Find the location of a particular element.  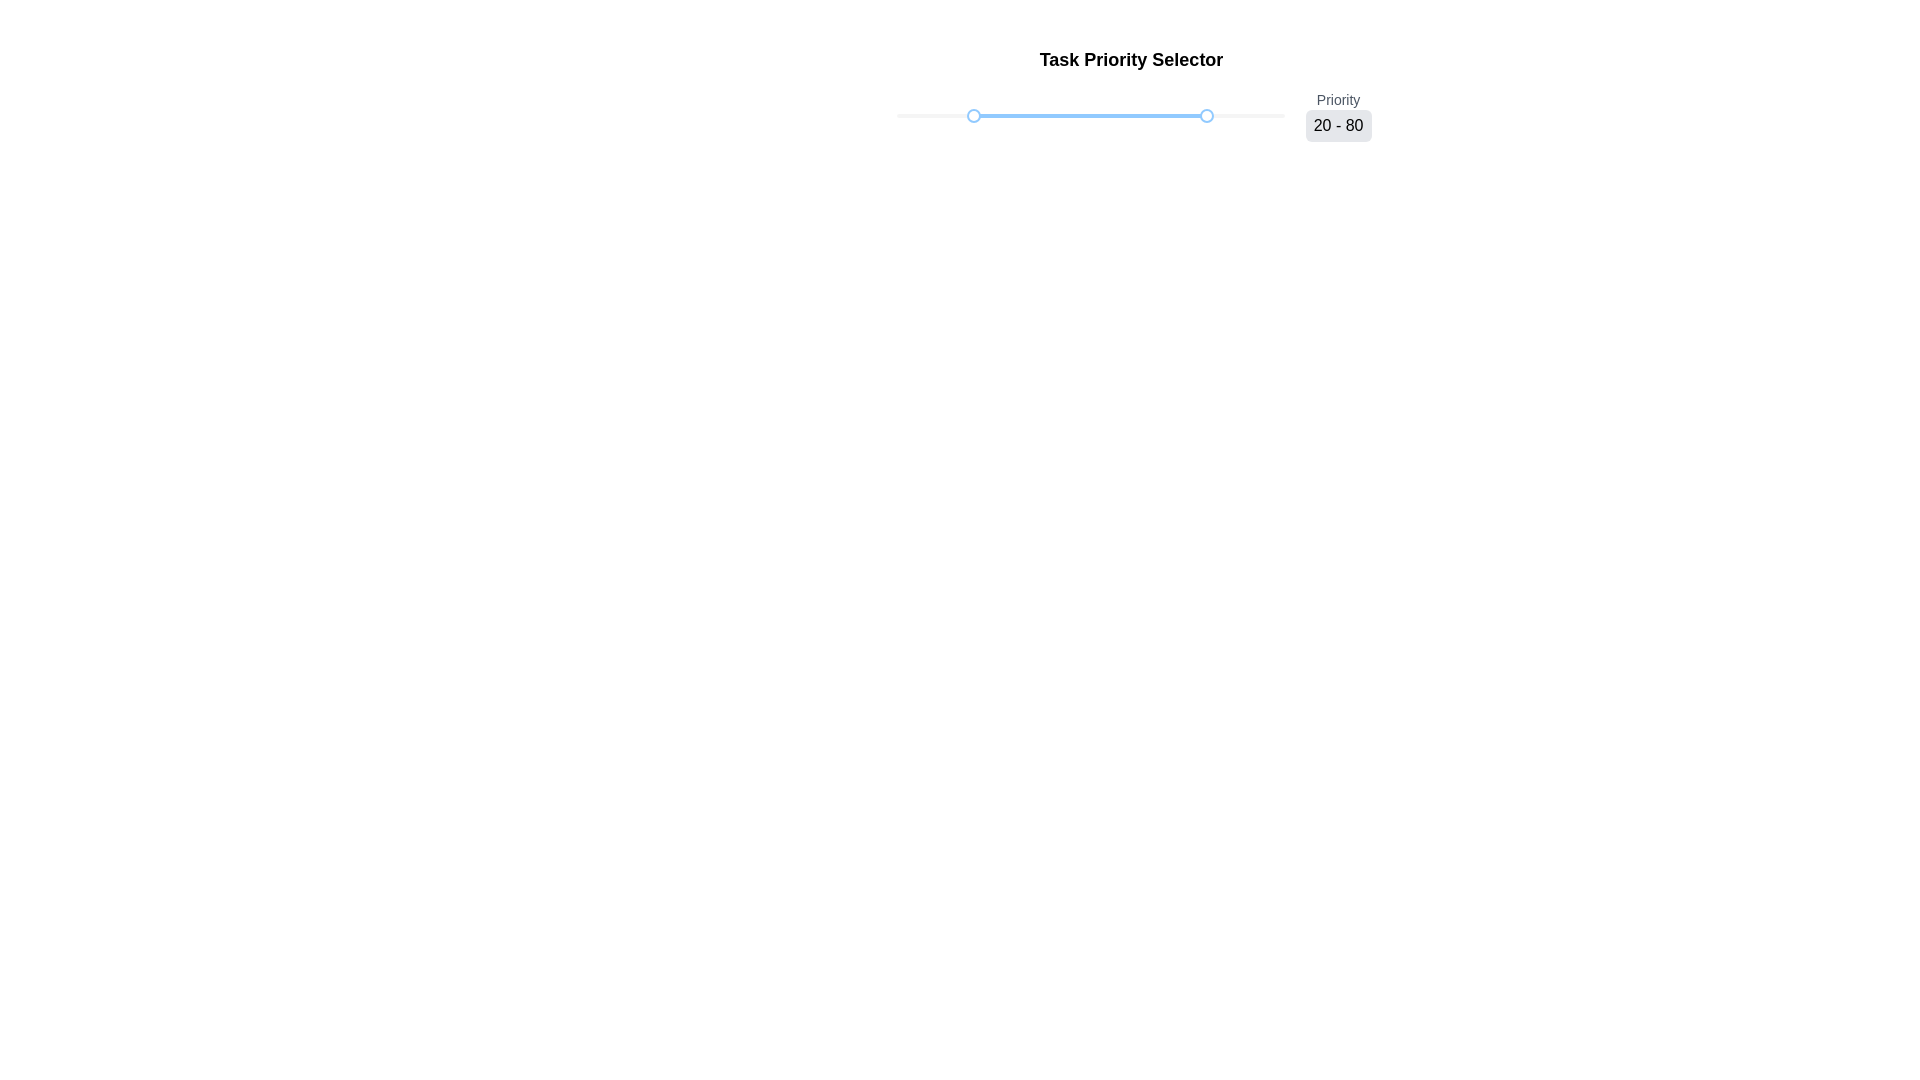

the circular slider handle located at the 20% position of the horizontal slider component beneath the 'Task Priority Selector' label is located at coordinates (1073, 115).